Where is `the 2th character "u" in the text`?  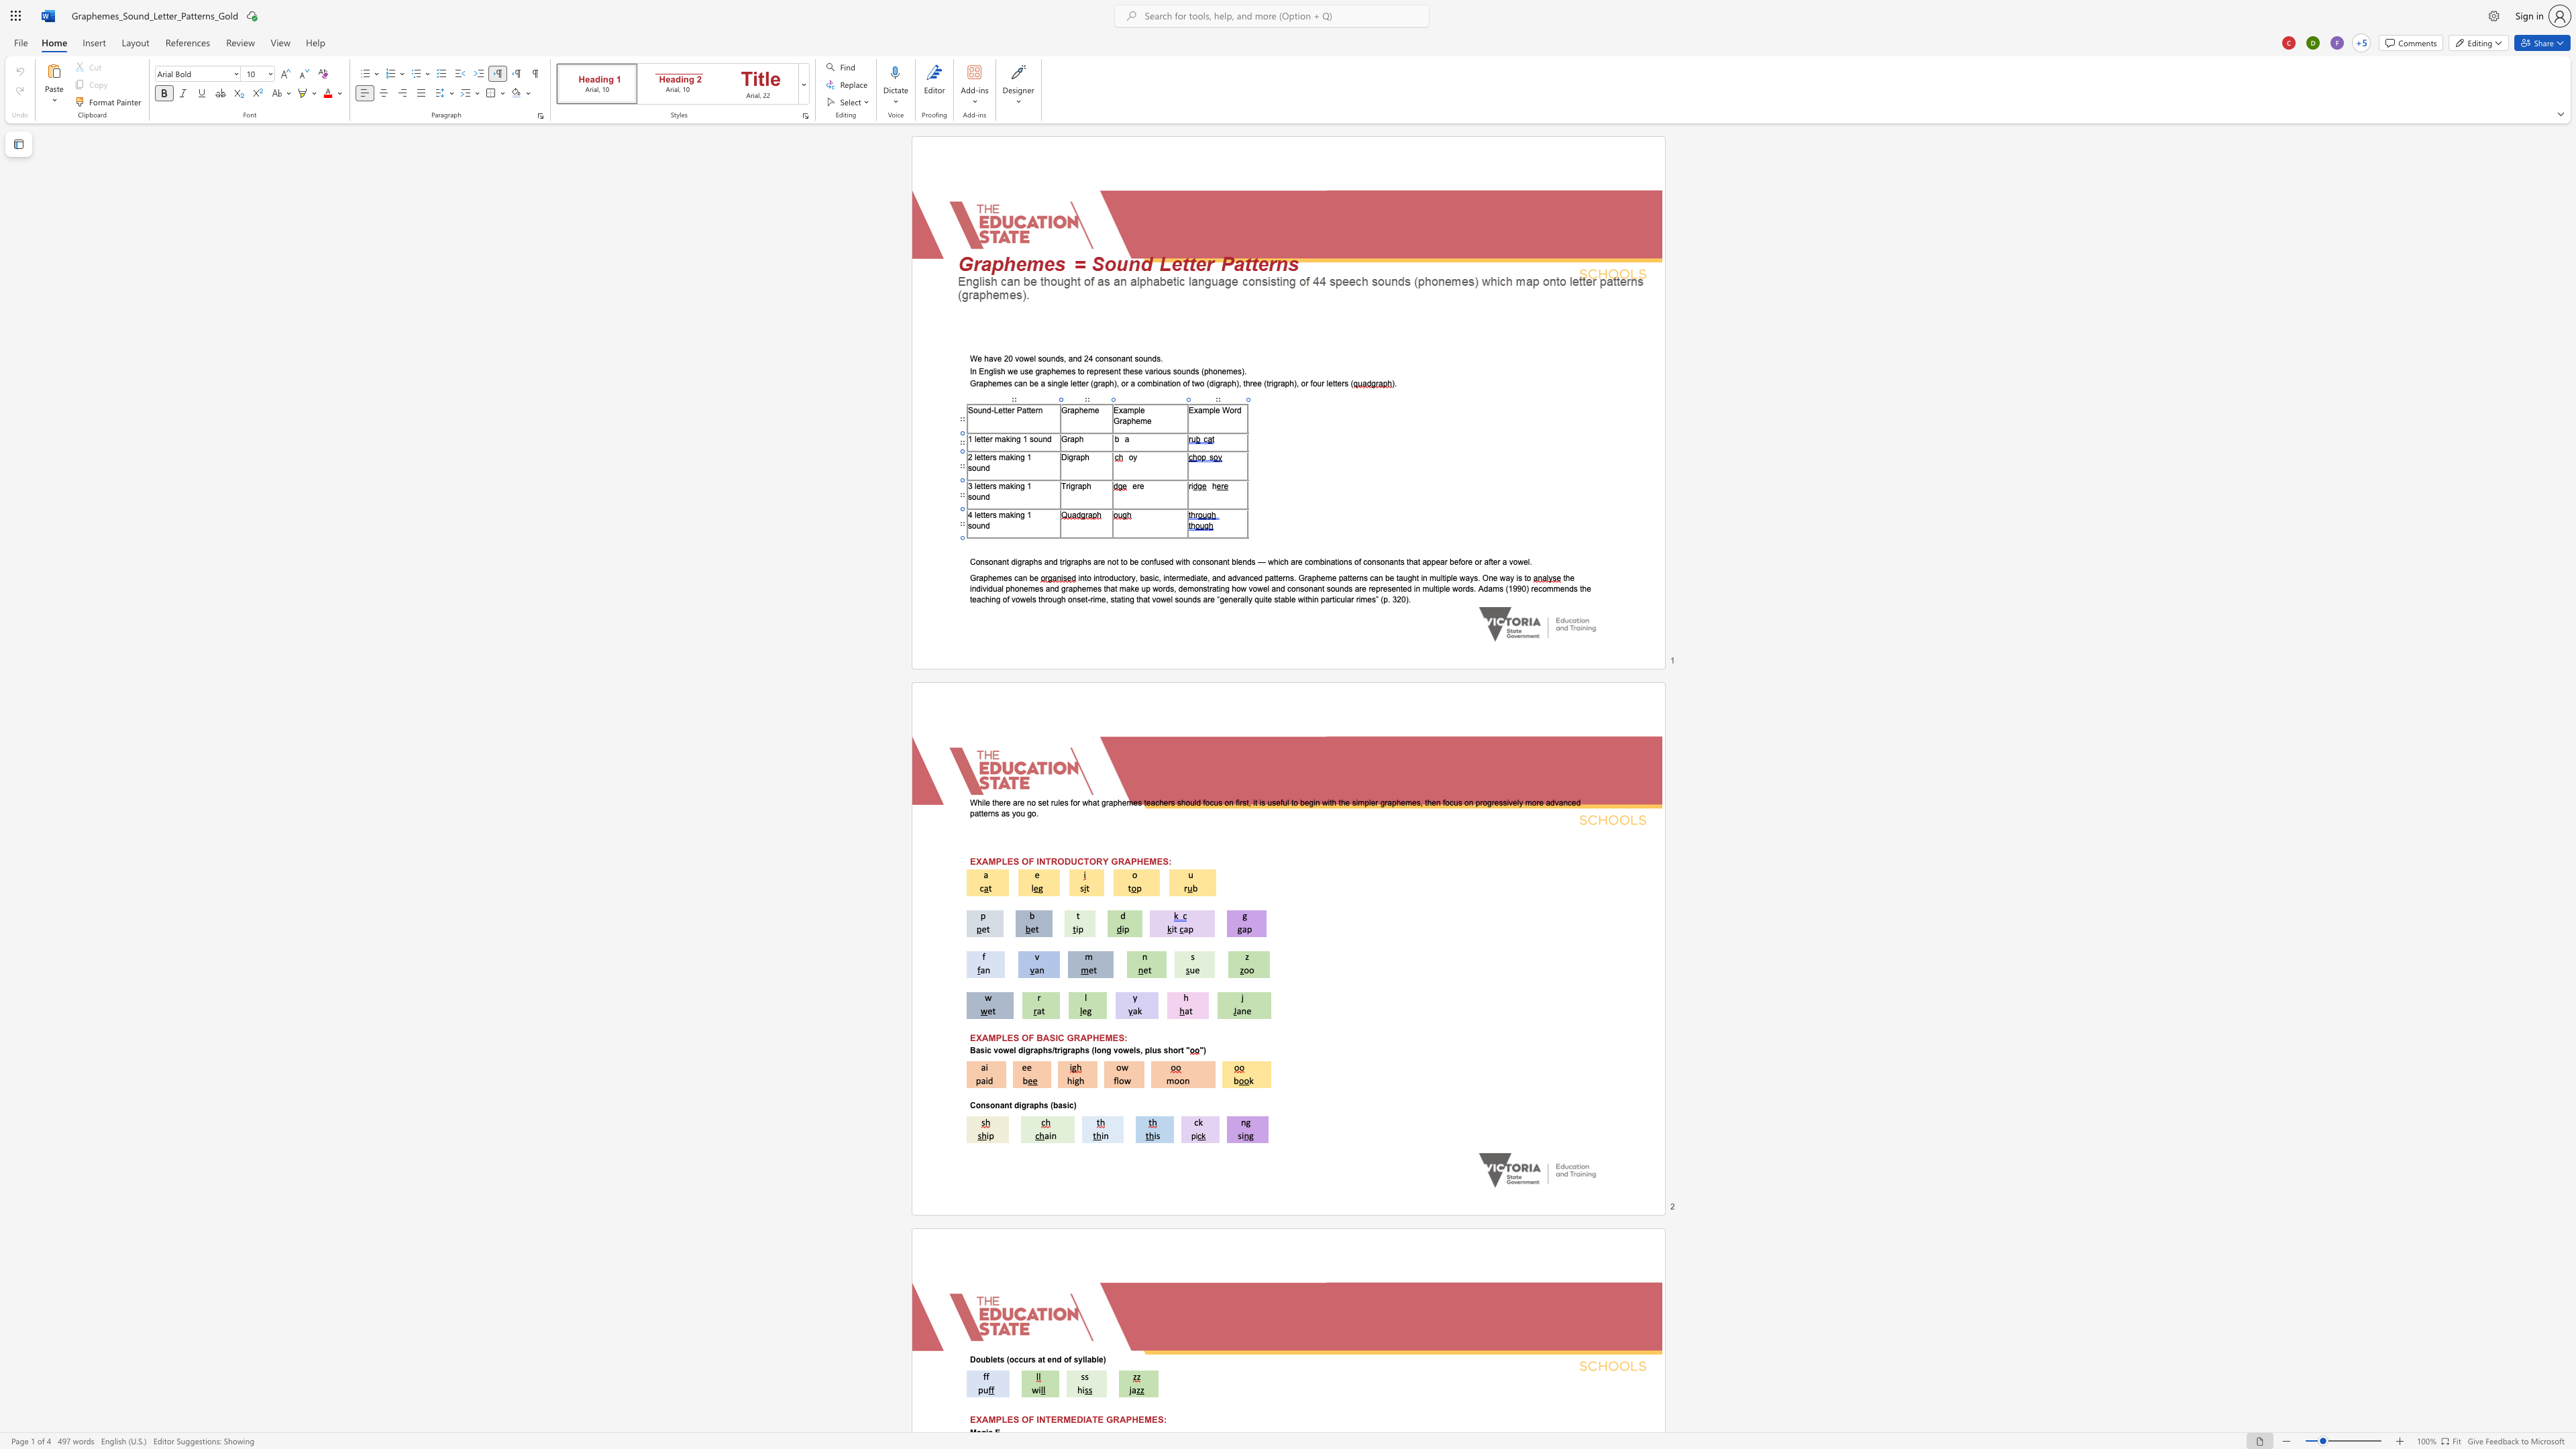 the 2th character "u" in the text is located at coordinates (1025, 1358).